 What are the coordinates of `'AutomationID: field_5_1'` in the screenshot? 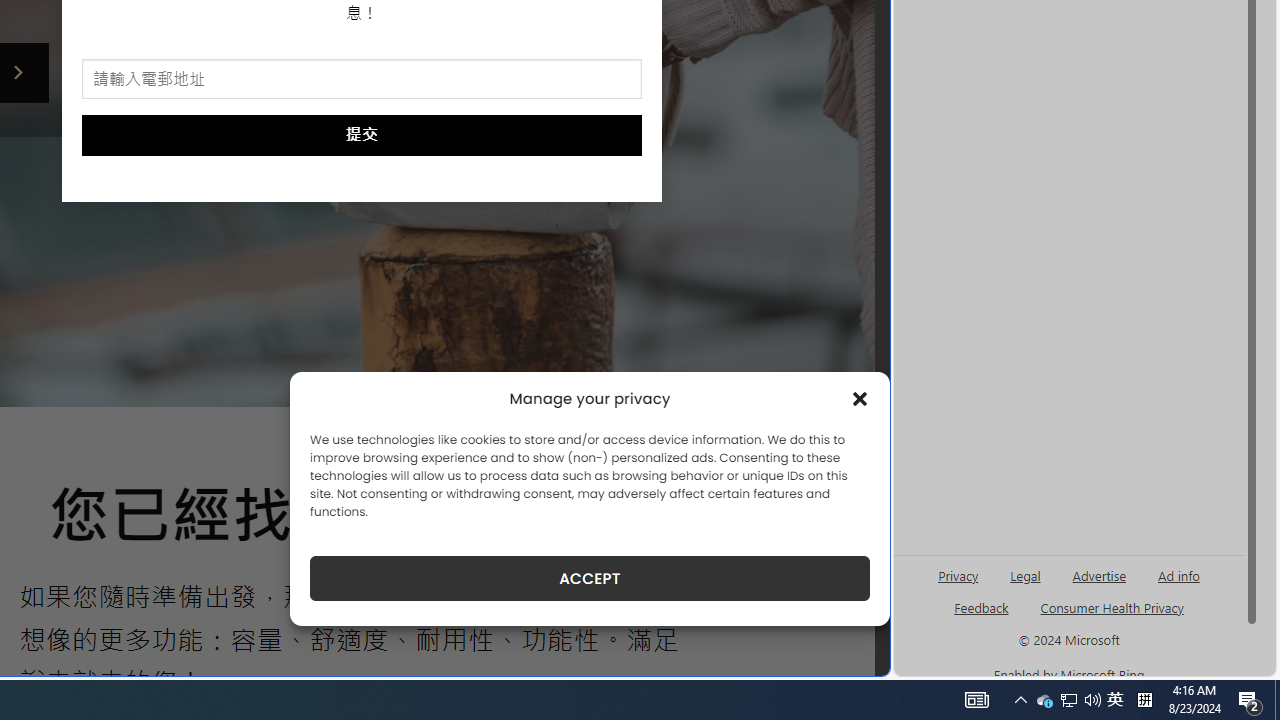 It's located at (362, 80).